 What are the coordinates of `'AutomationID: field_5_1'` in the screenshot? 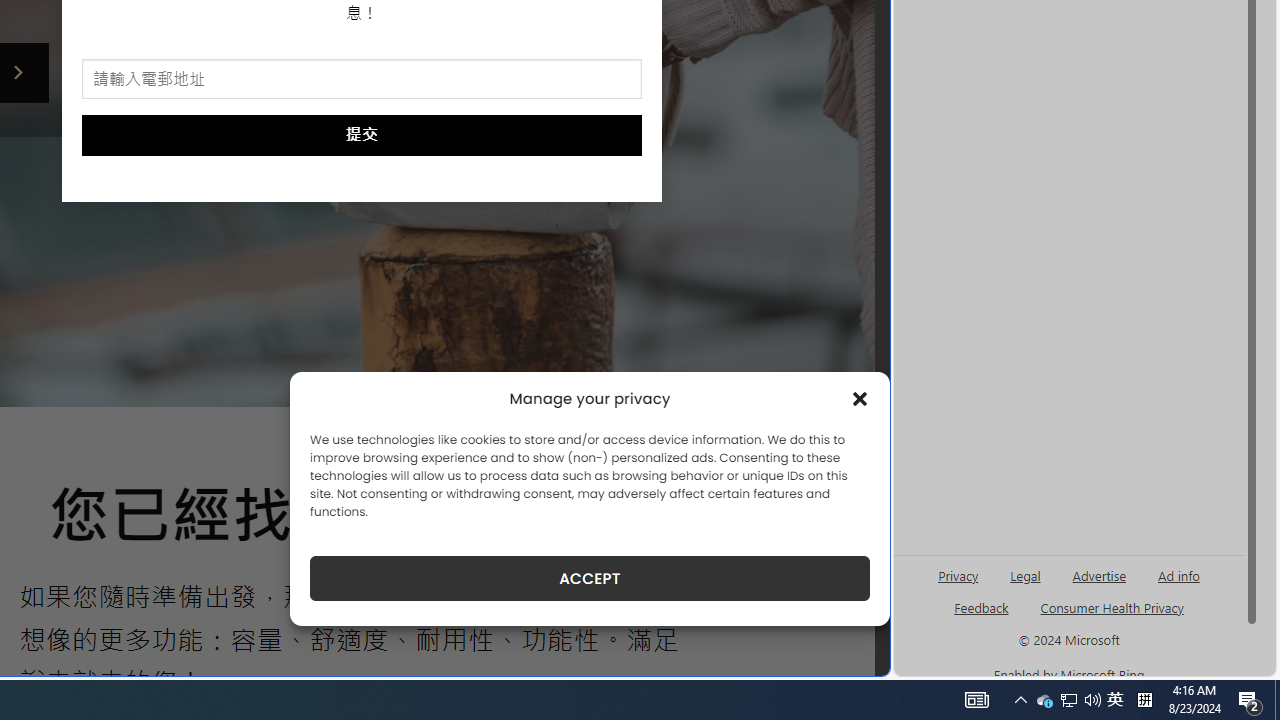 It's located at (362, 80).